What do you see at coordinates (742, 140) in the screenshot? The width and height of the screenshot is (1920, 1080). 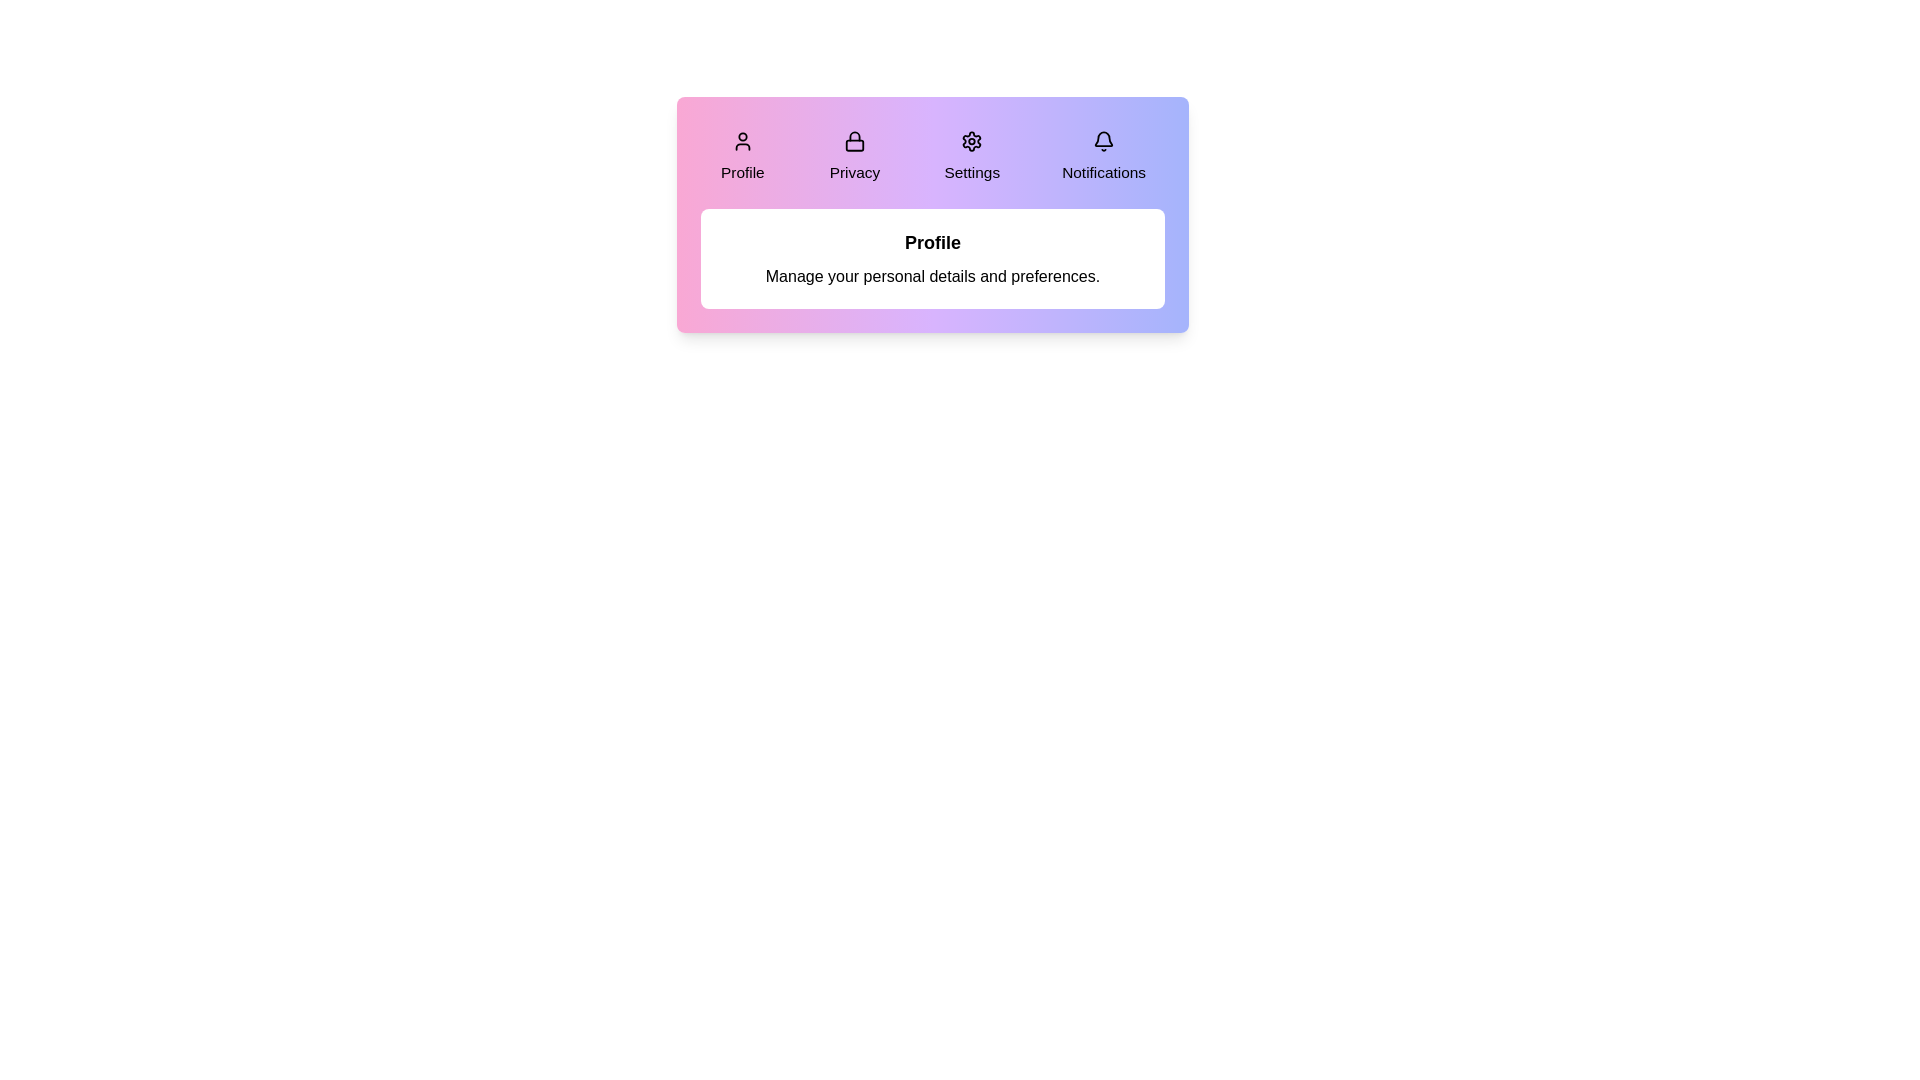 I see `the icon of the tab labeled Profile` at bounding box center [742, 140].